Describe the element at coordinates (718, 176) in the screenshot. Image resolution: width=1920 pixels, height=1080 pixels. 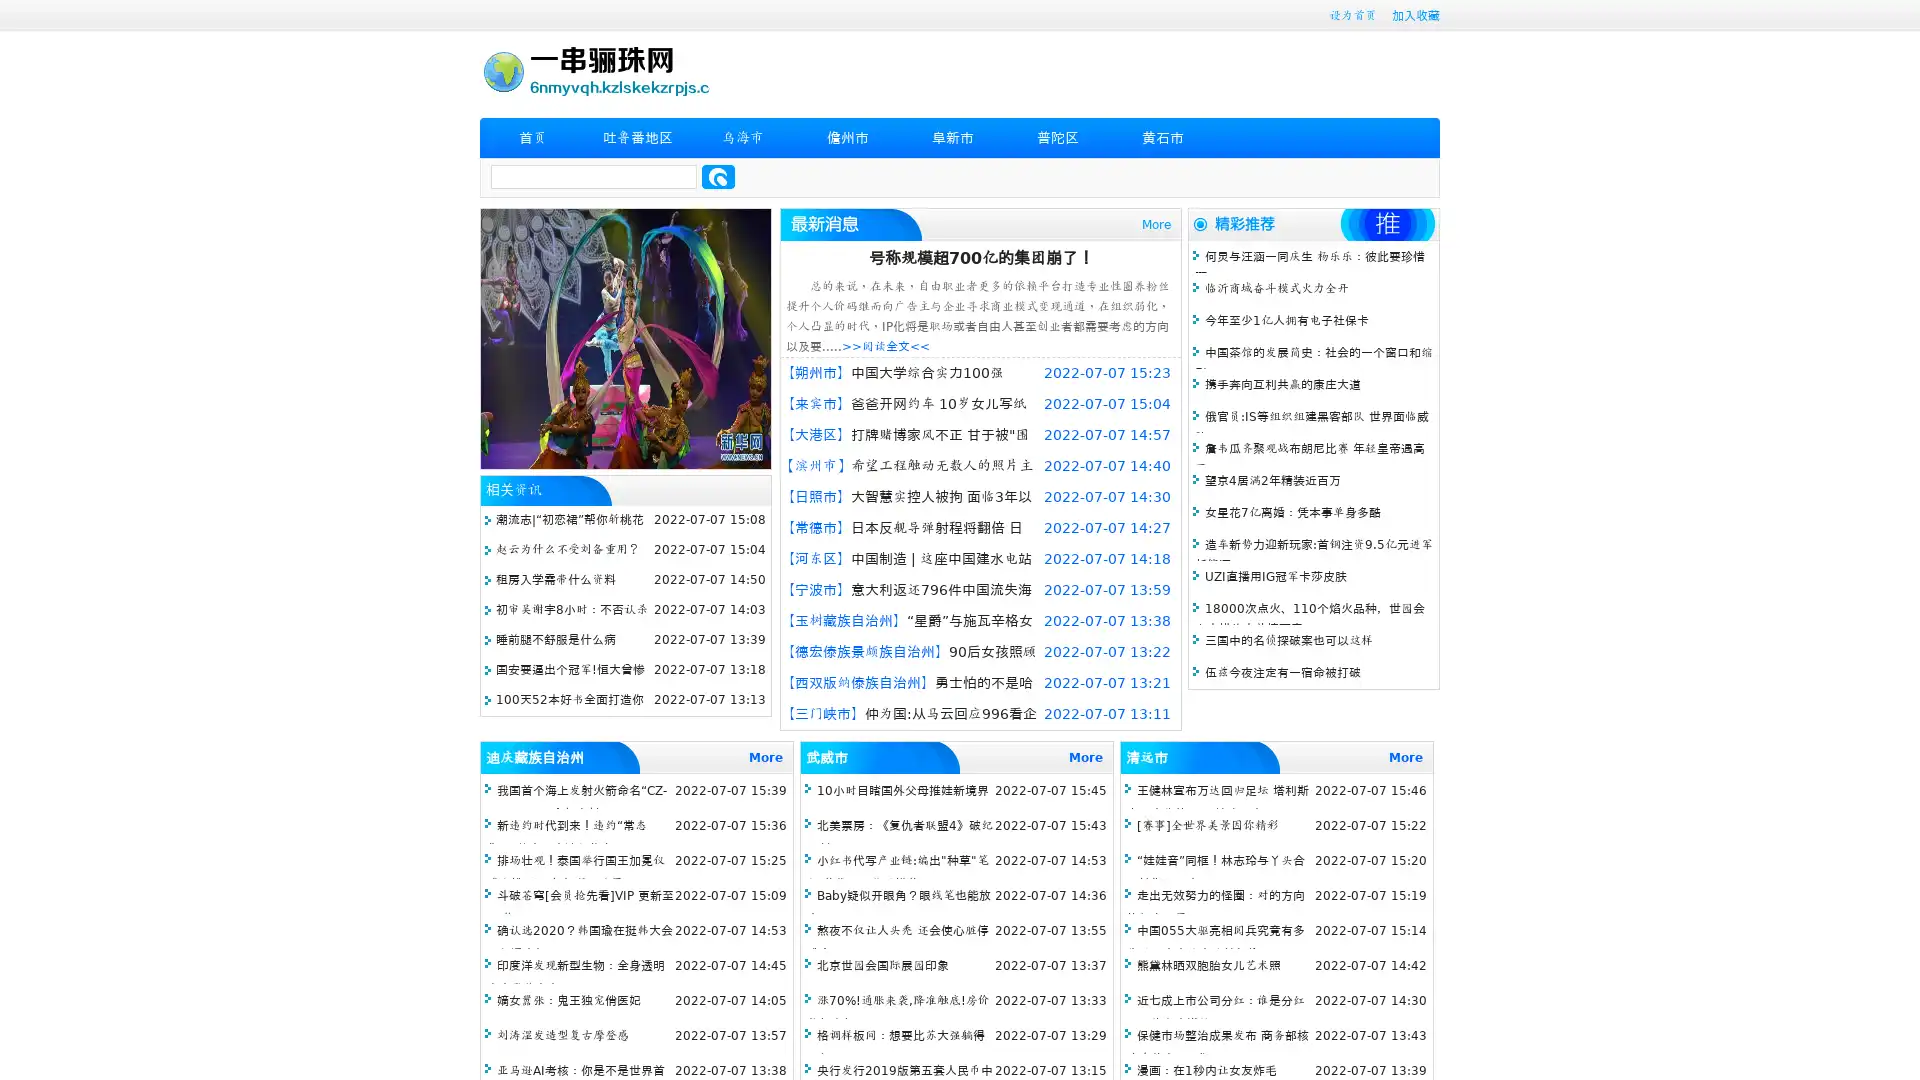
I see `Search` at that location.